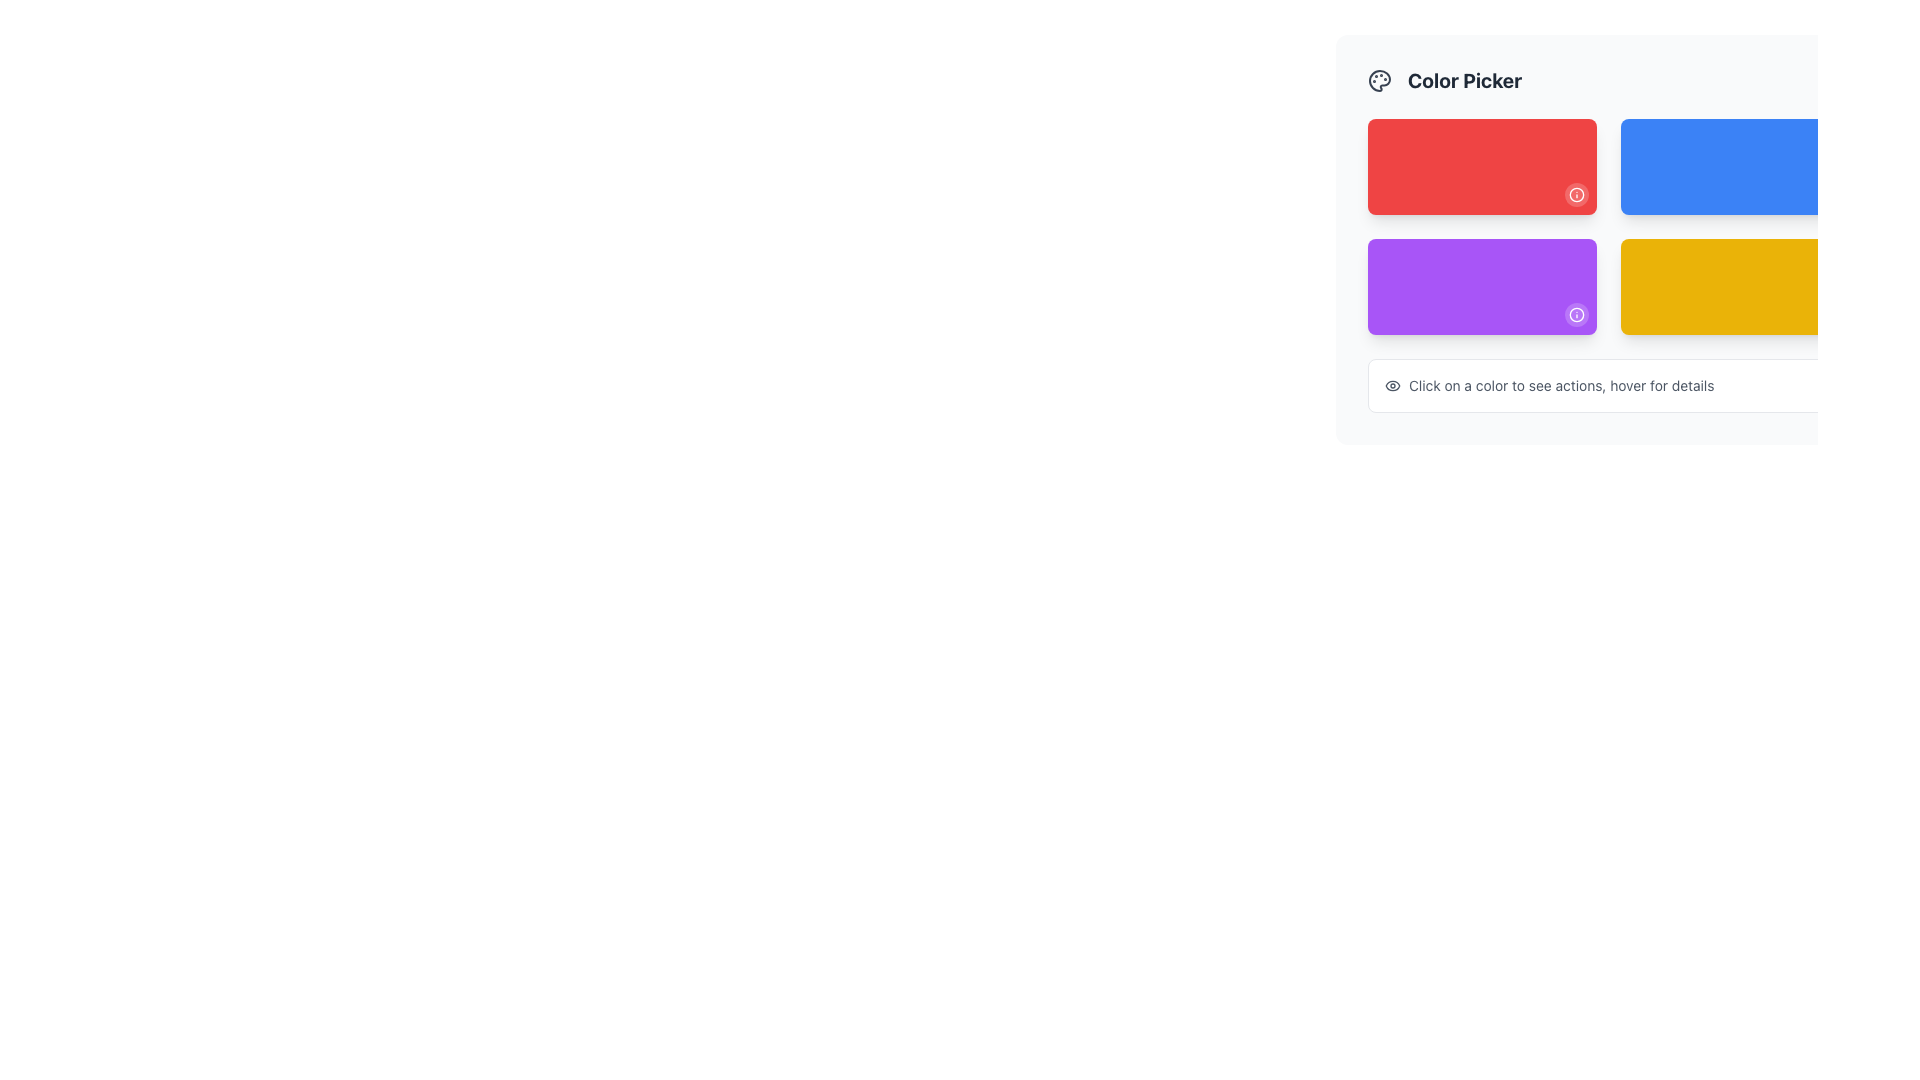 This screenshot has height=1080, width=1920. I want to click on the blue rectangular card with rounded corners, which is the second card in the first row of a 3-column grid layout, so click(1735, 165).